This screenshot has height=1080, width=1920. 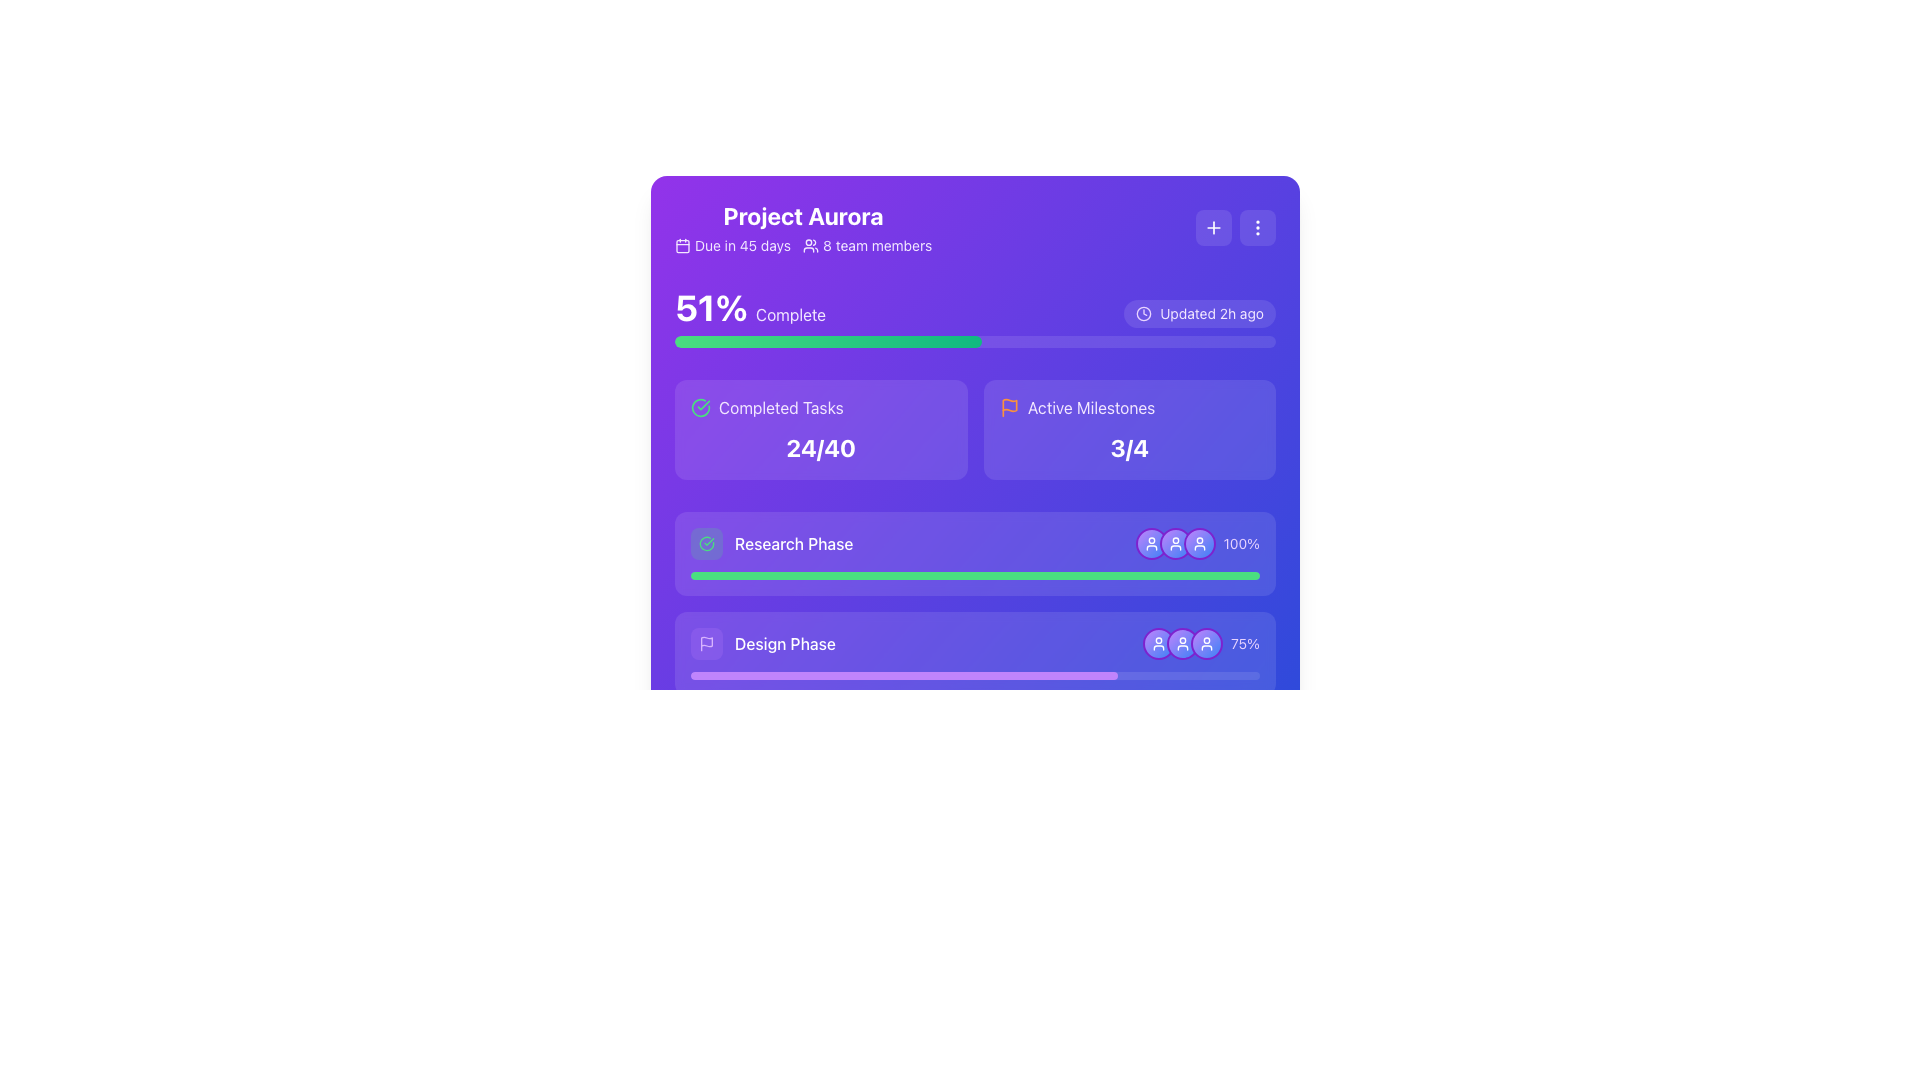 What do you see at coordinates (1009, 405) in the screenshot?
I see `the decorative graphical element resembling the waving portion of a flag, which is centrally located within the flag icon in the 'Active Milestones' section` at bounding box center [1009, 405].